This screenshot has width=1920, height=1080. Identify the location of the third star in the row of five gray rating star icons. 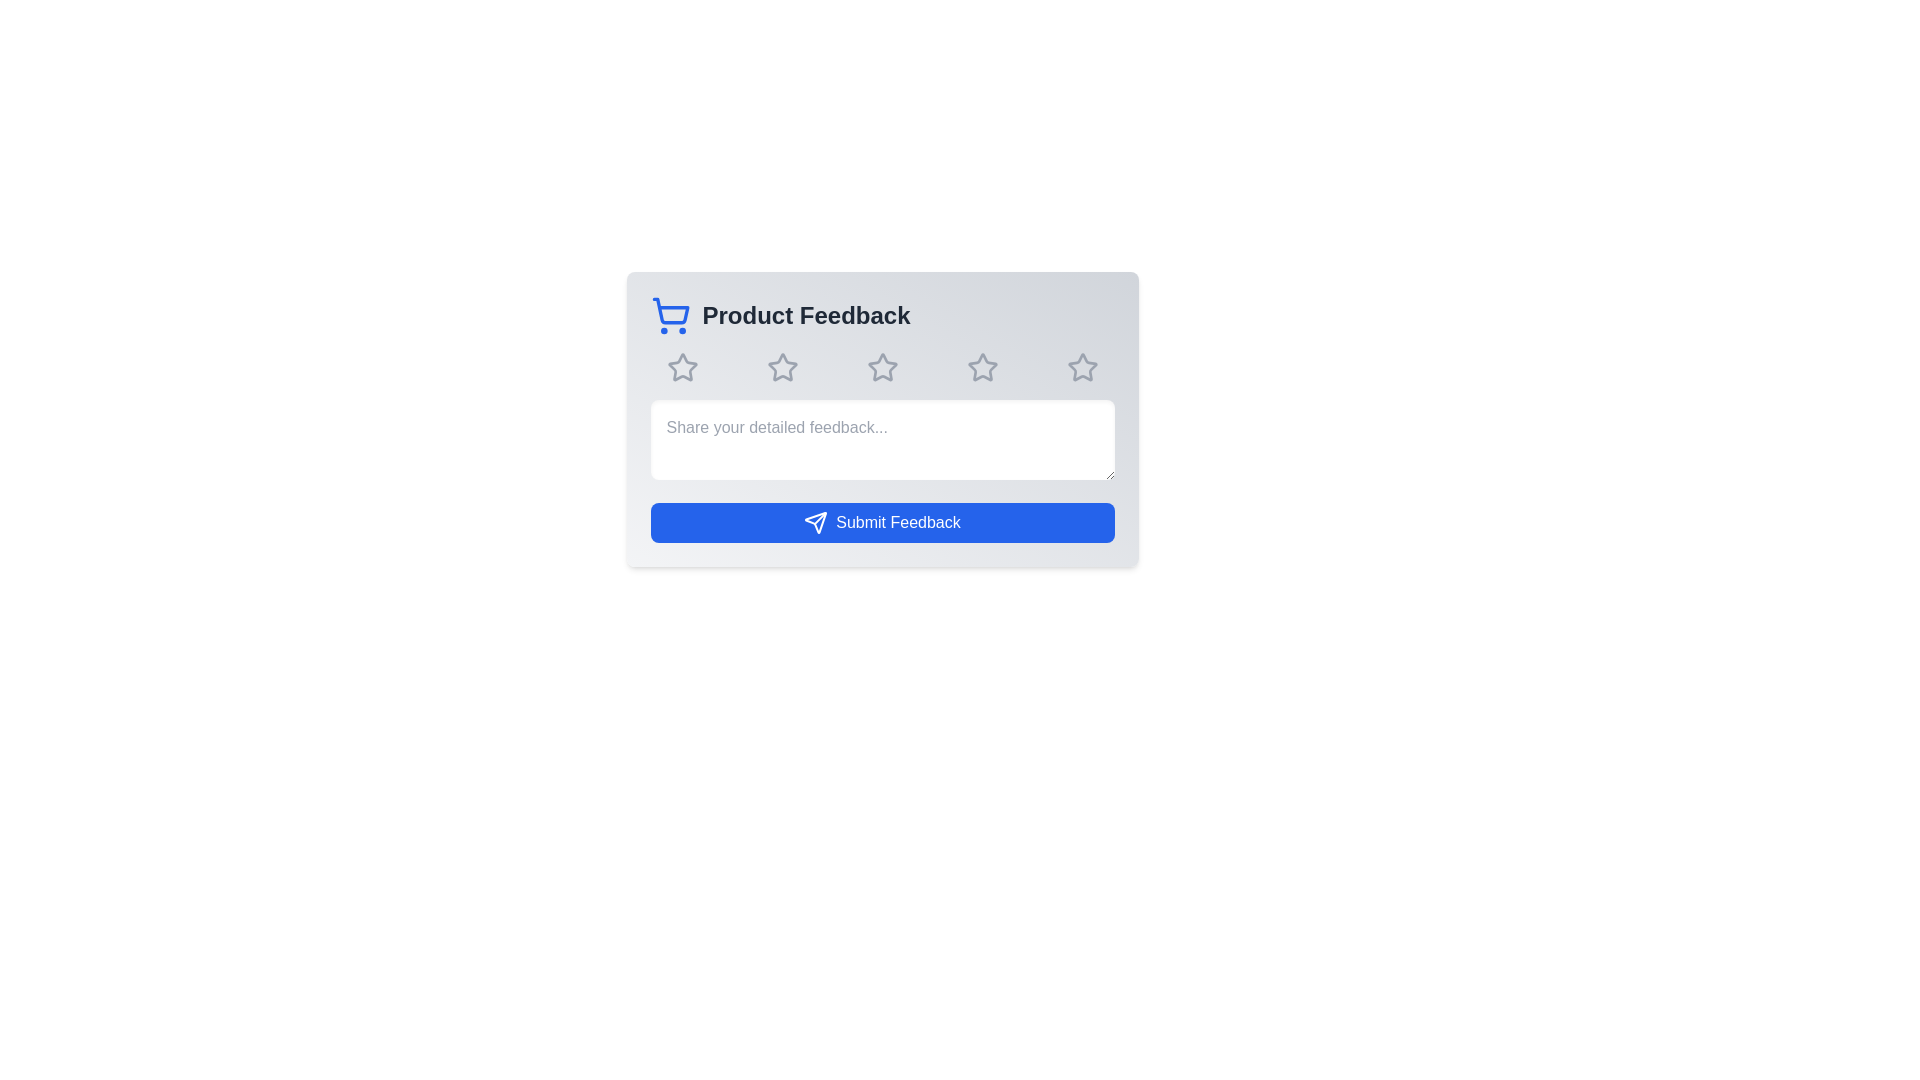
(881, 367).